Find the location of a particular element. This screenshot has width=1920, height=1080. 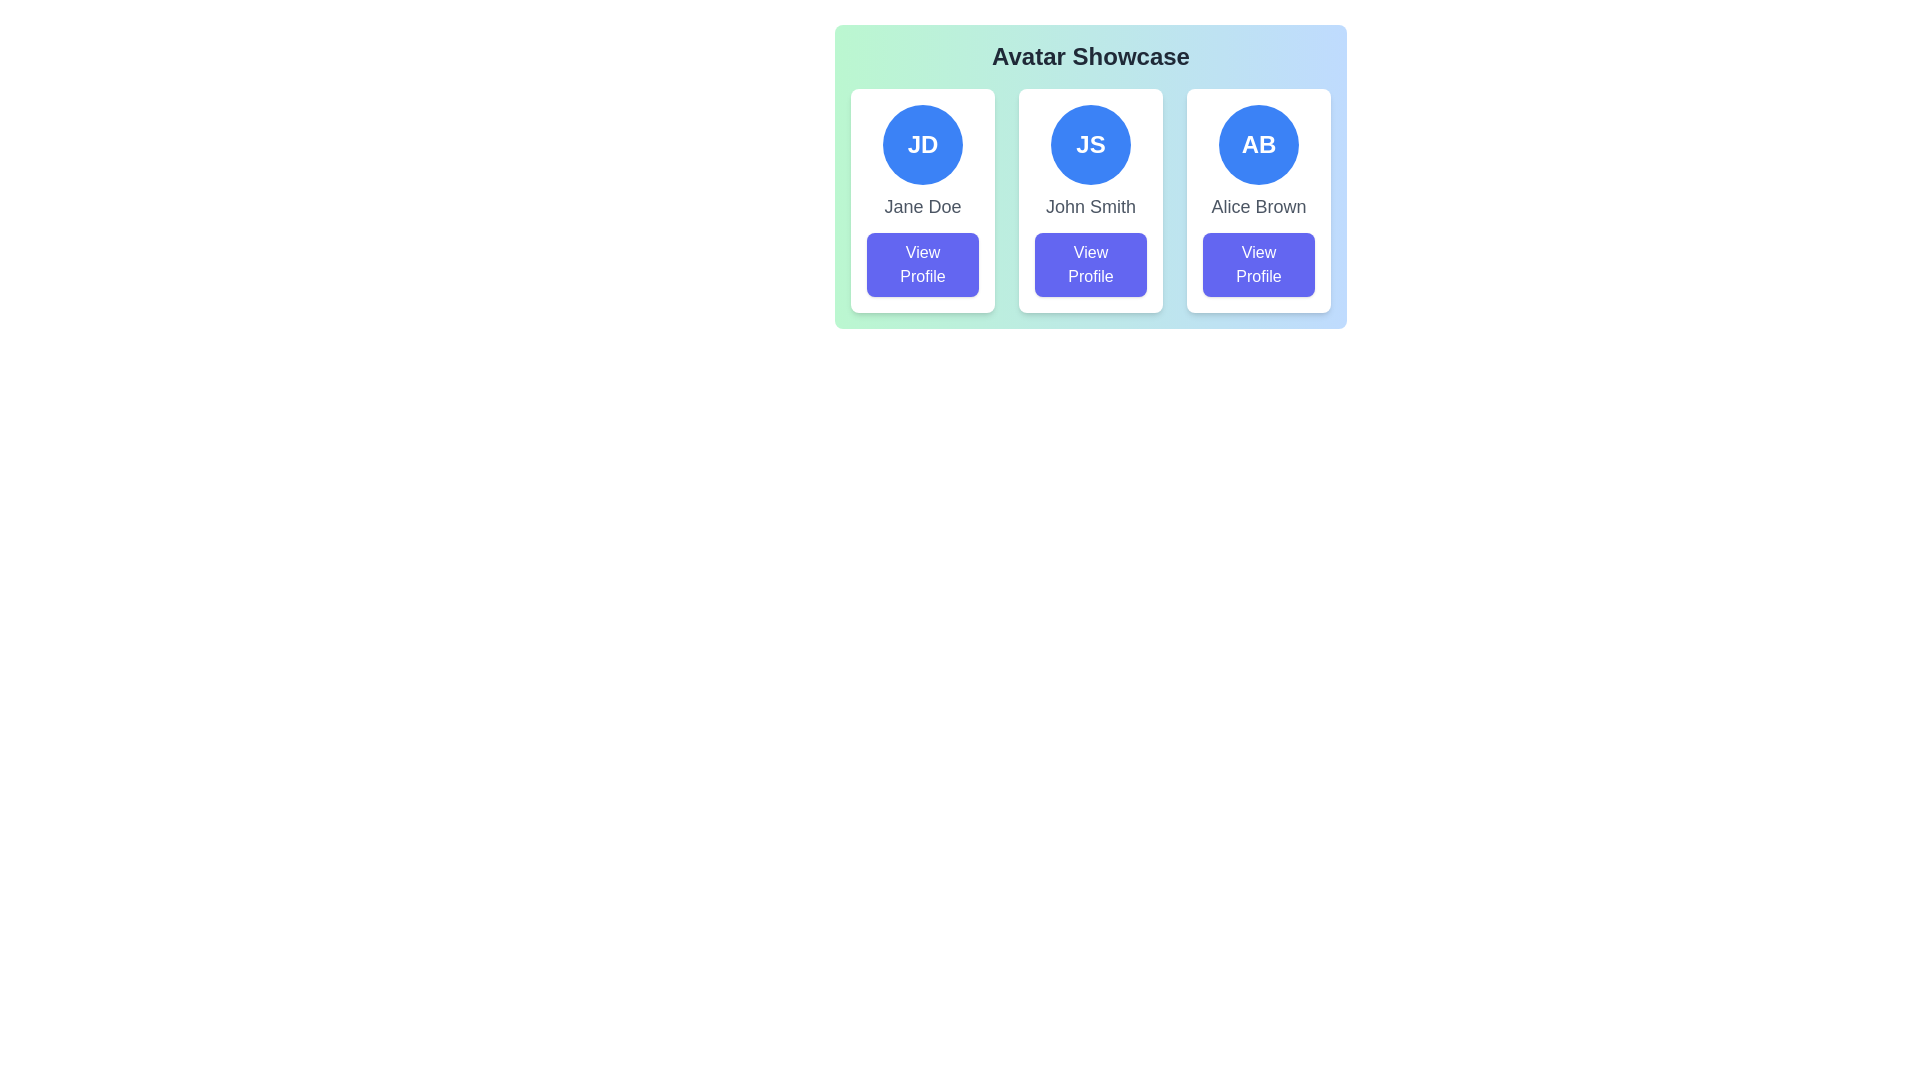

the profile avatar representing user 'John Smith' with initials 'JS', located at the center of the topmost component within the card is located at coordinates (1089, 144).